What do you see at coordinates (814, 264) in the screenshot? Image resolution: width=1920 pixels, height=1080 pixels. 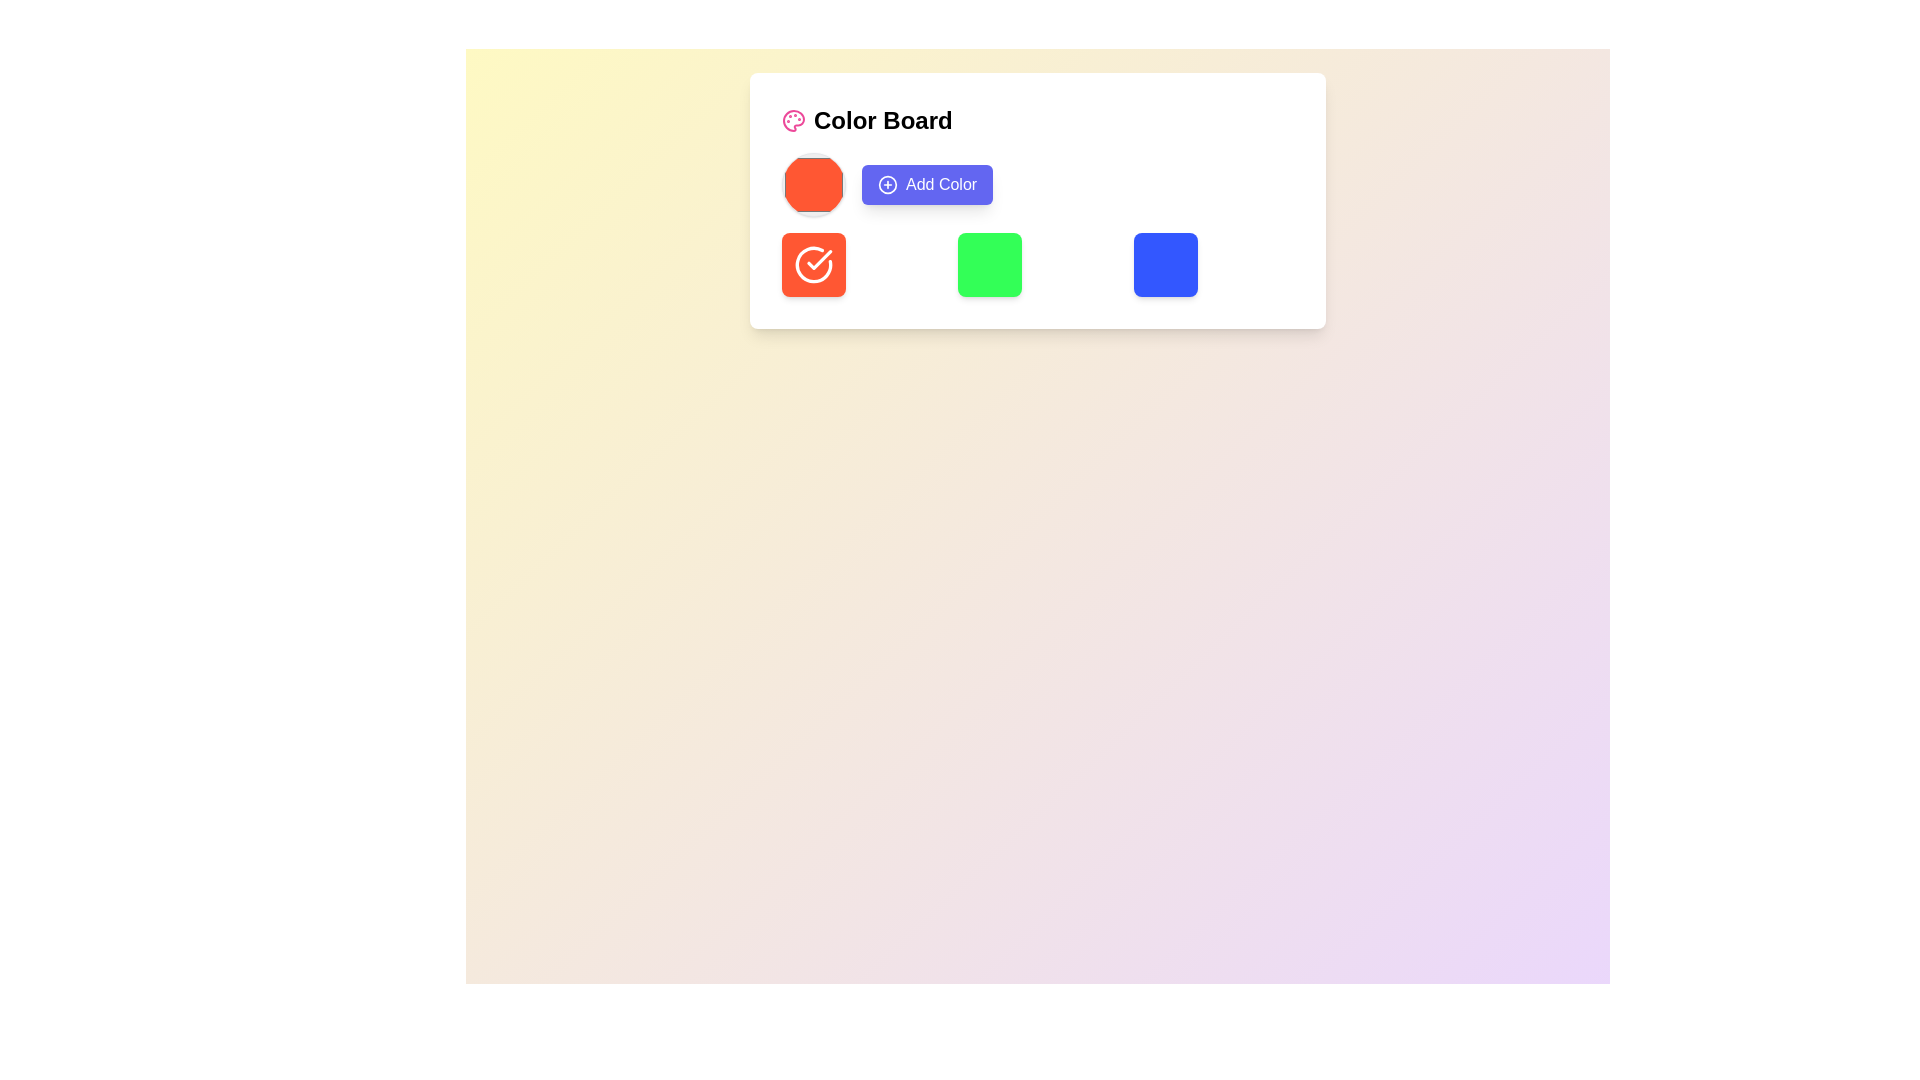 I see `the circular icon with a checkmark on an orange square background` at bounding box center [814, 264].